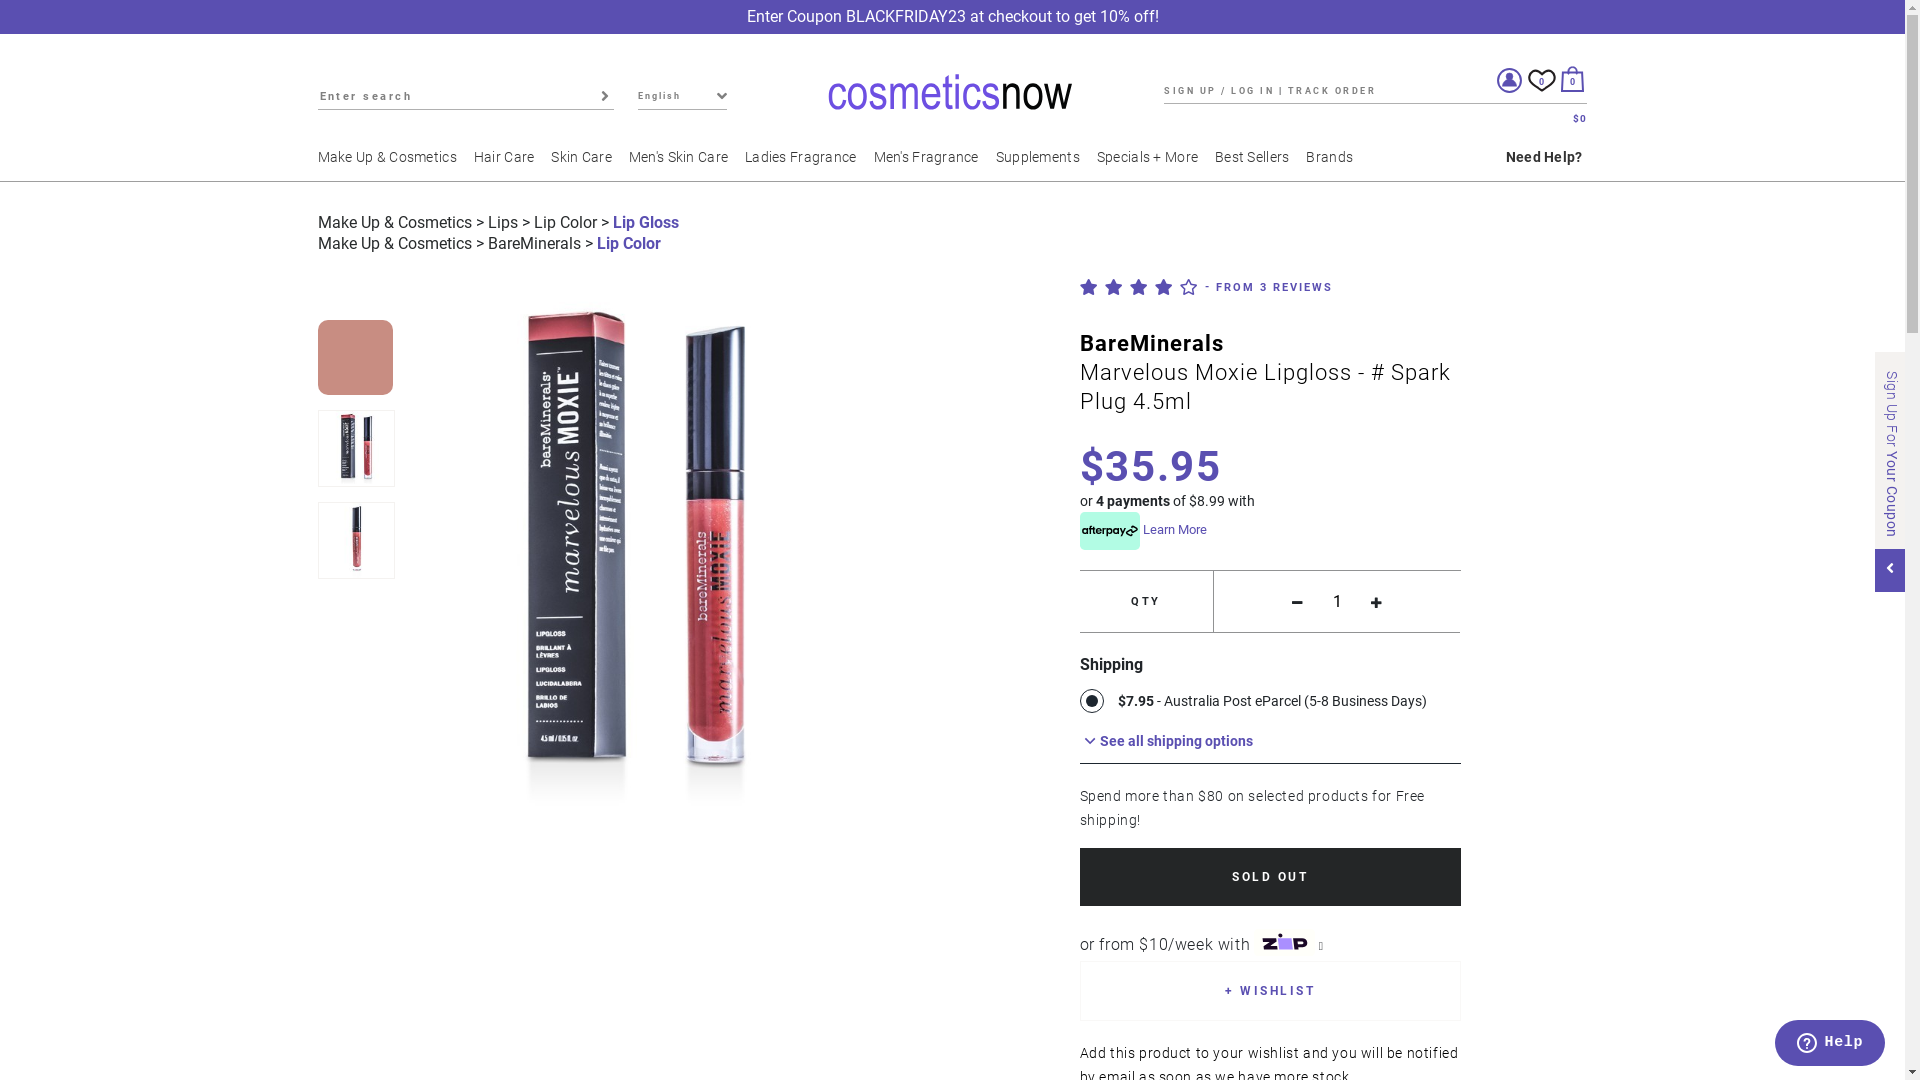 This screenshot has width=1920, height=1080. Describe the element at coordinates (806, 164) in the screenshot. I see `'Ladies Fragrance'` at that location.